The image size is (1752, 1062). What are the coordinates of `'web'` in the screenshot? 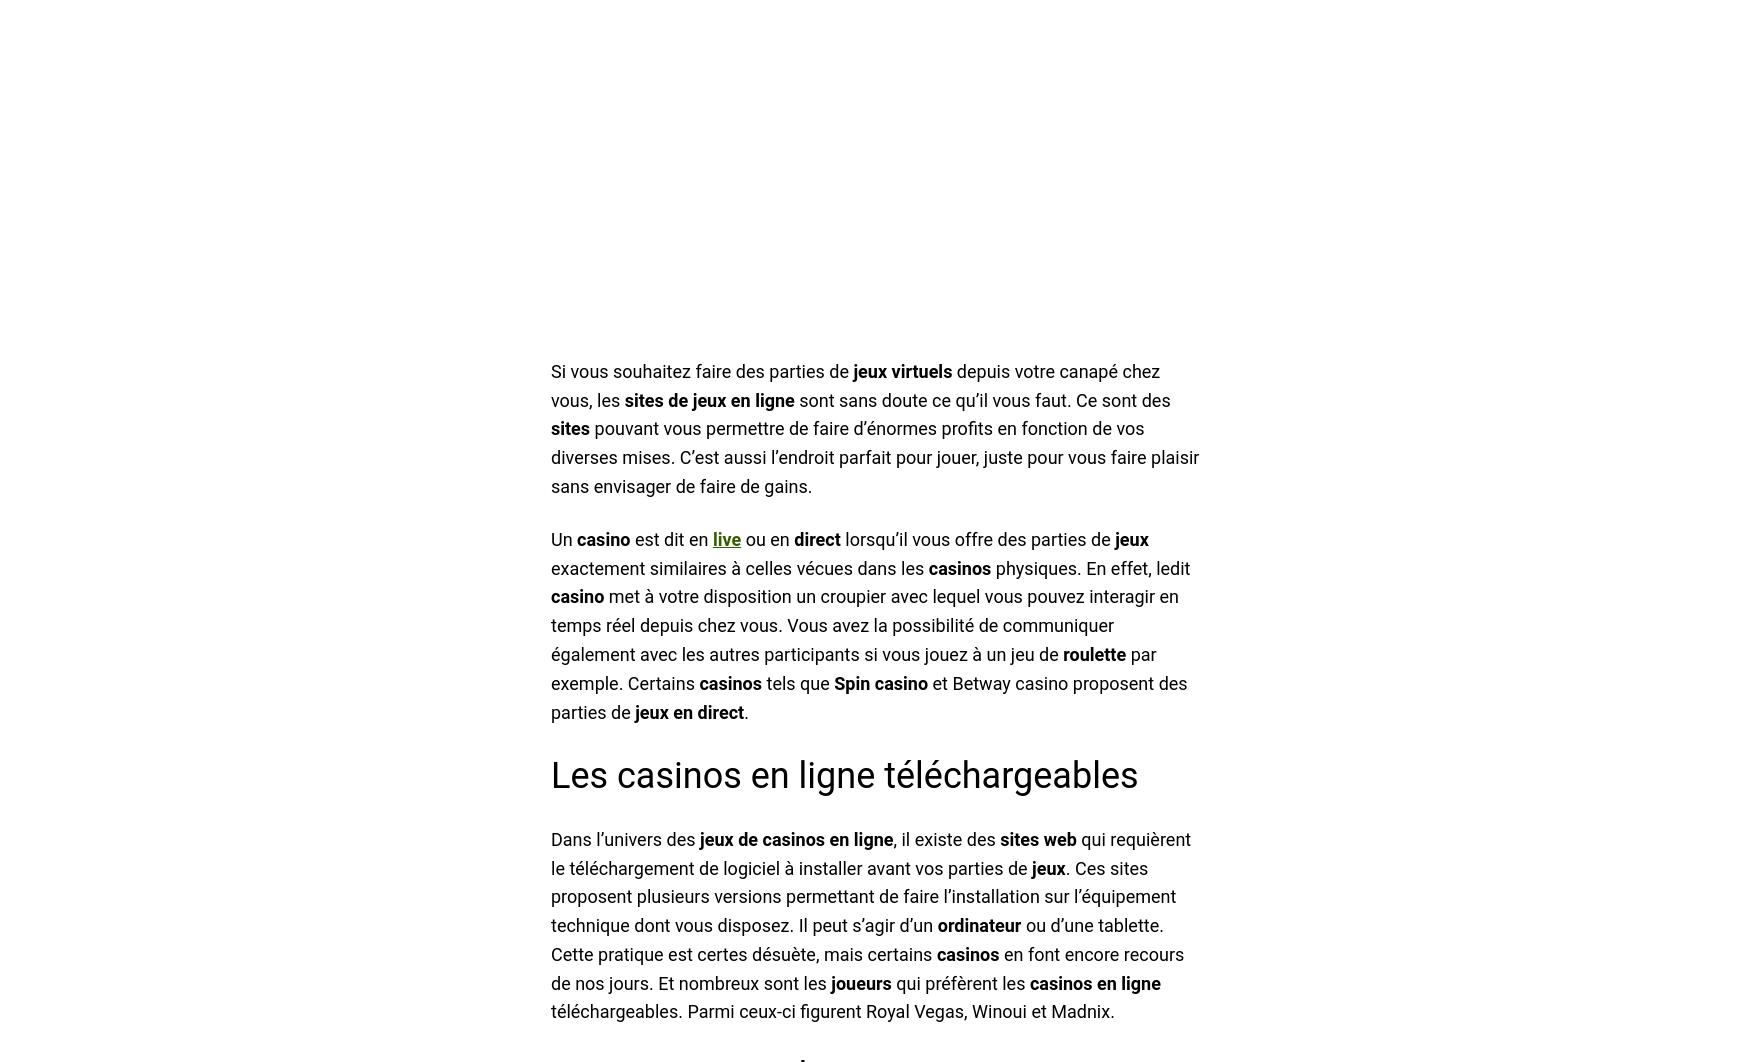 It's located at (1059, 837).